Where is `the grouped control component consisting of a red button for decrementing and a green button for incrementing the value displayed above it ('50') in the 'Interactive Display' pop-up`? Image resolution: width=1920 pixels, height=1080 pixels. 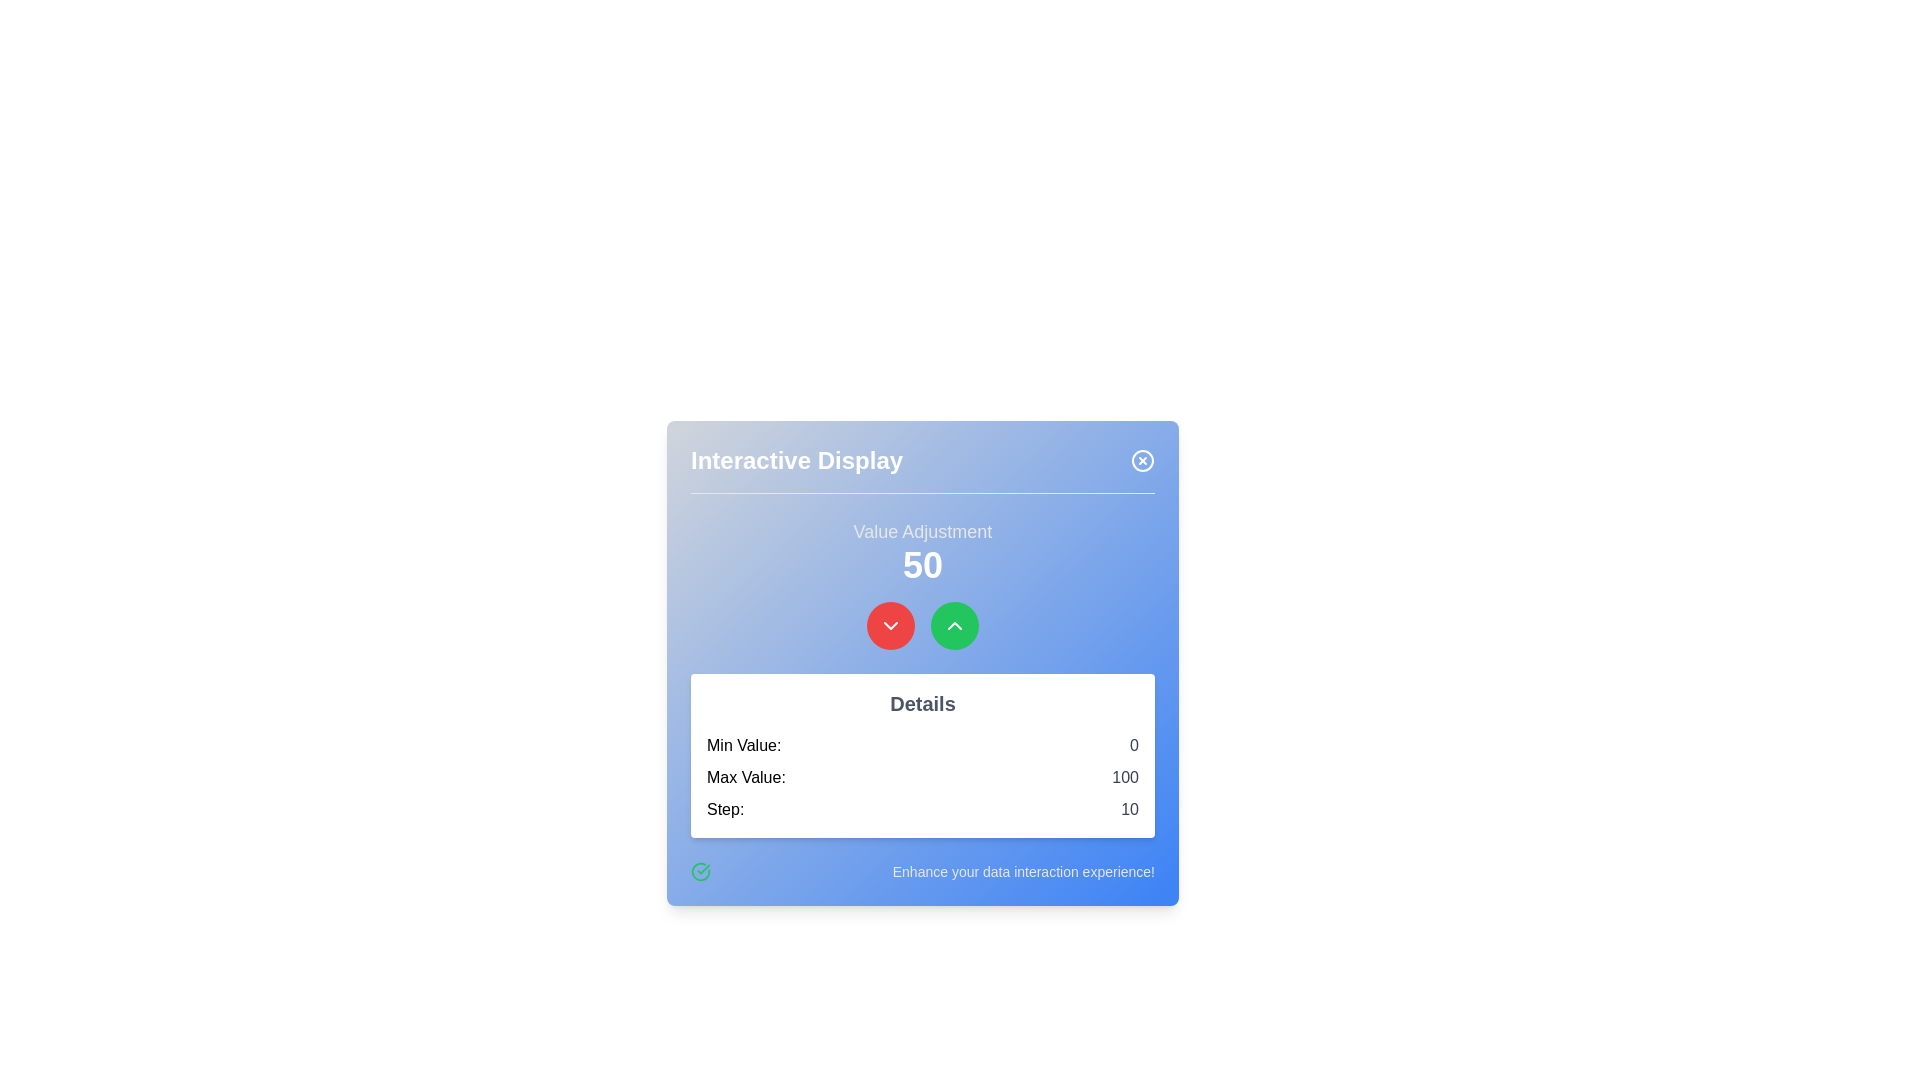 the grouped control component consisting of a red button for decrementing and a green button for incrementing the value displayed above it ('50') in the 'Interactive Display' pop-up is located at coordinates (921, 624).